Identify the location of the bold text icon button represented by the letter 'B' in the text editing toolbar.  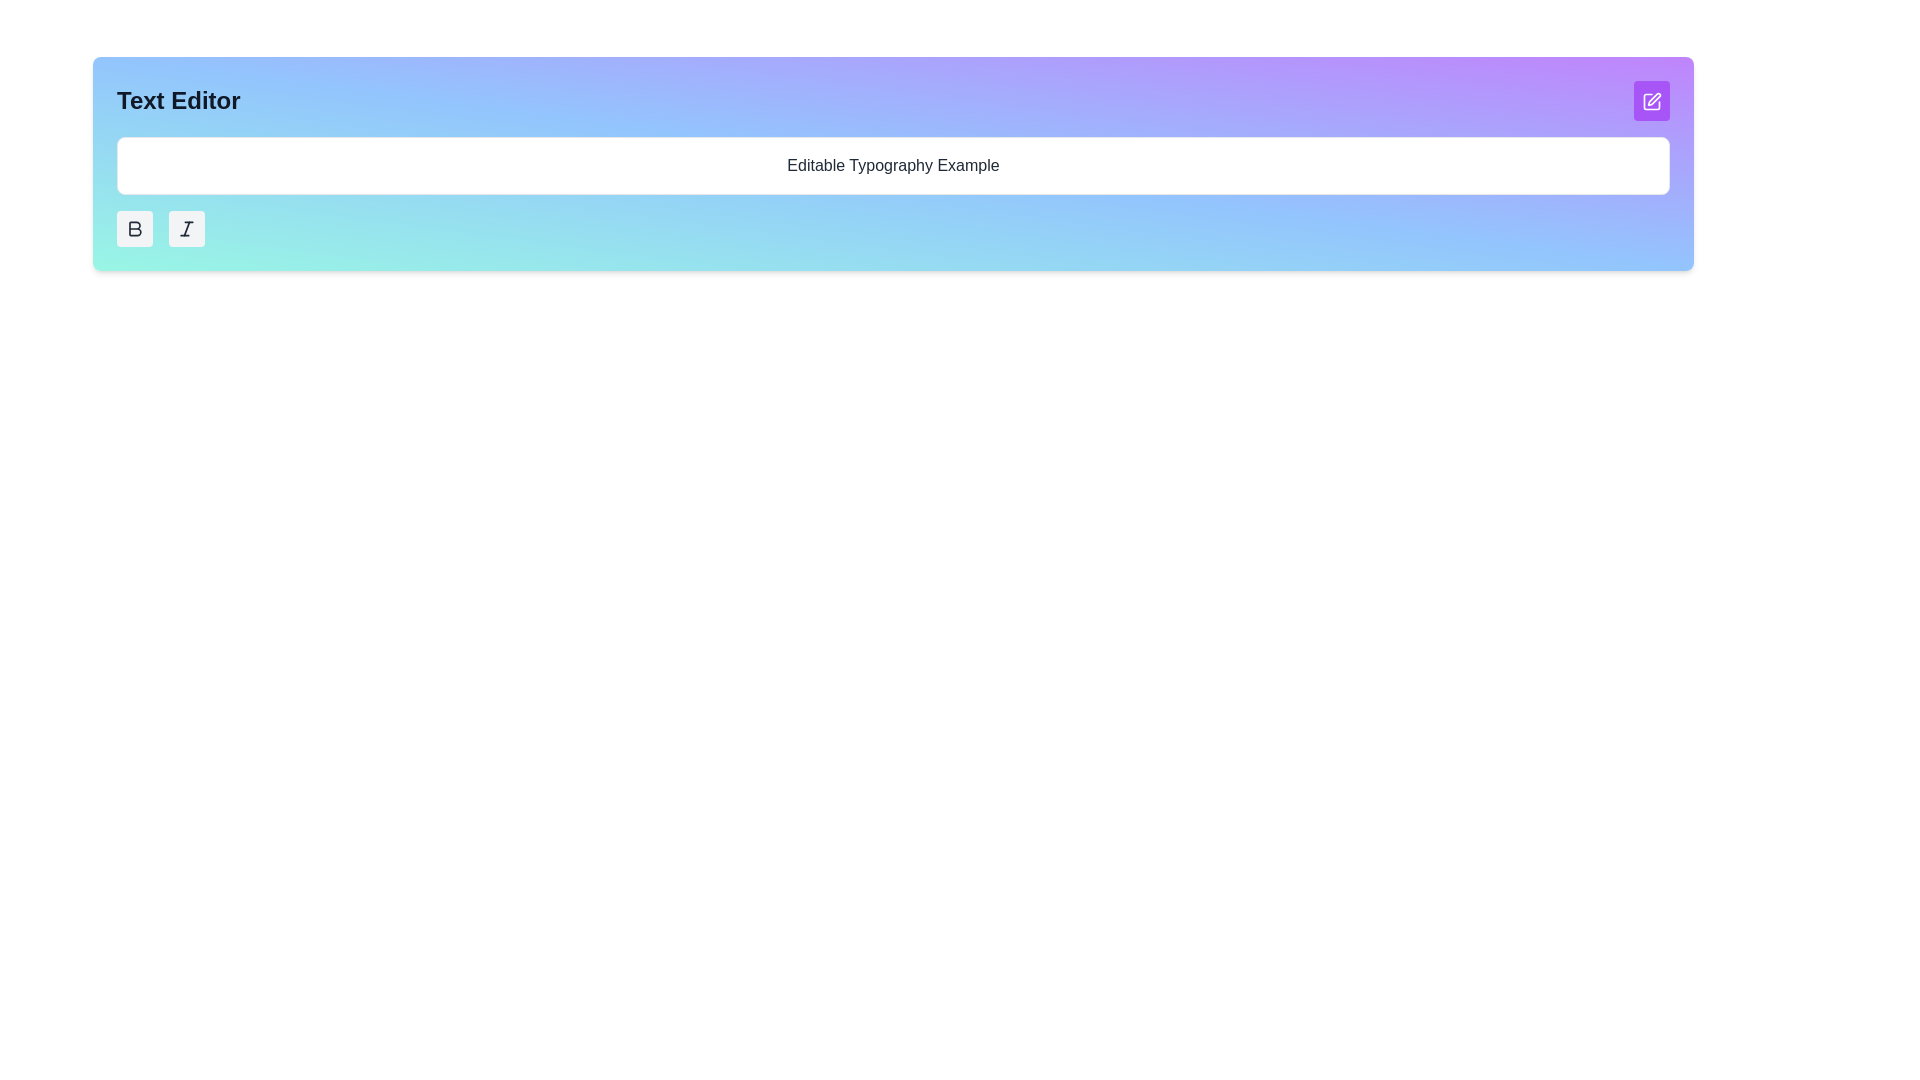
(134, 227).